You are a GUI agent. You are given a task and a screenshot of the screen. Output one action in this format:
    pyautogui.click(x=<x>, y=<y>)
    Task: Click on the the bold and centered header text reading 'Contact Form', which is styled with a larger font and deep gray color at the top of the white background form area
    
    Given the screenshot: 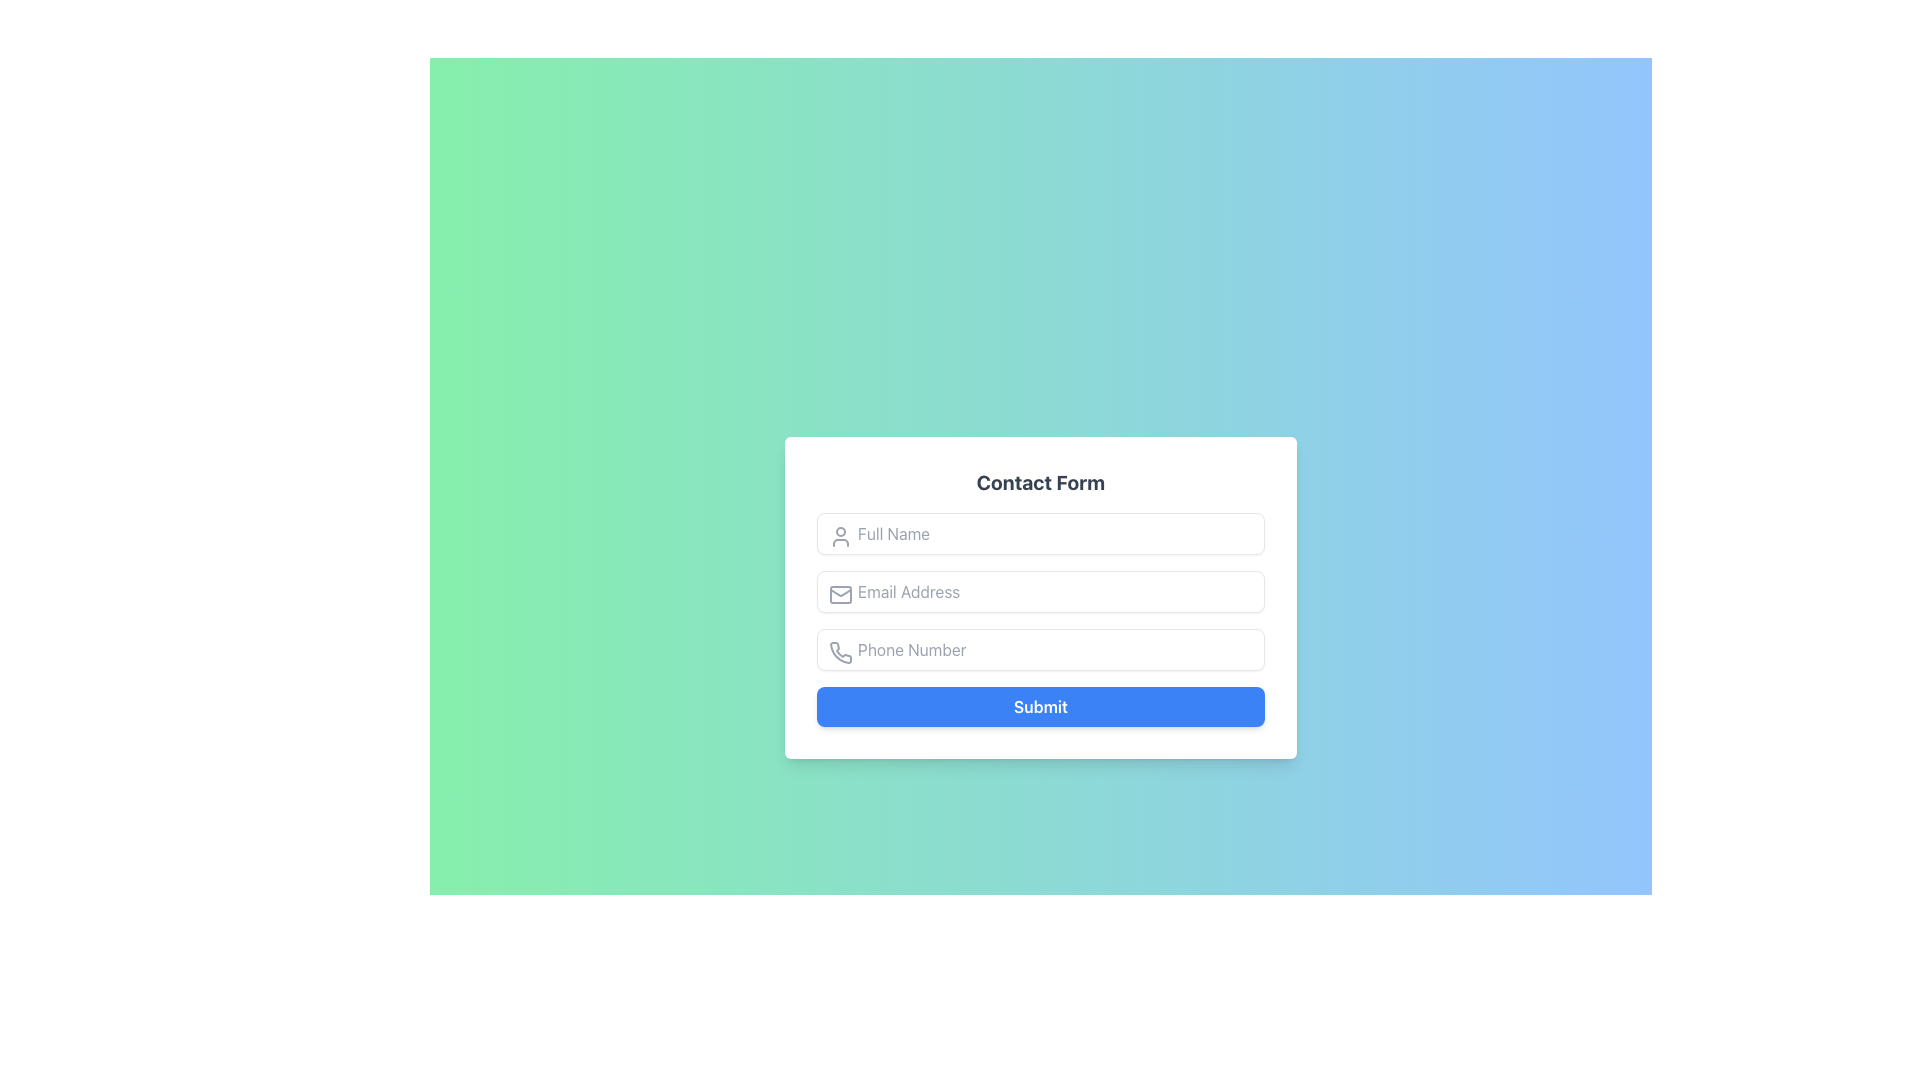 What is the action you would take?
    pyautogui.click(x=1040, y=482)
    